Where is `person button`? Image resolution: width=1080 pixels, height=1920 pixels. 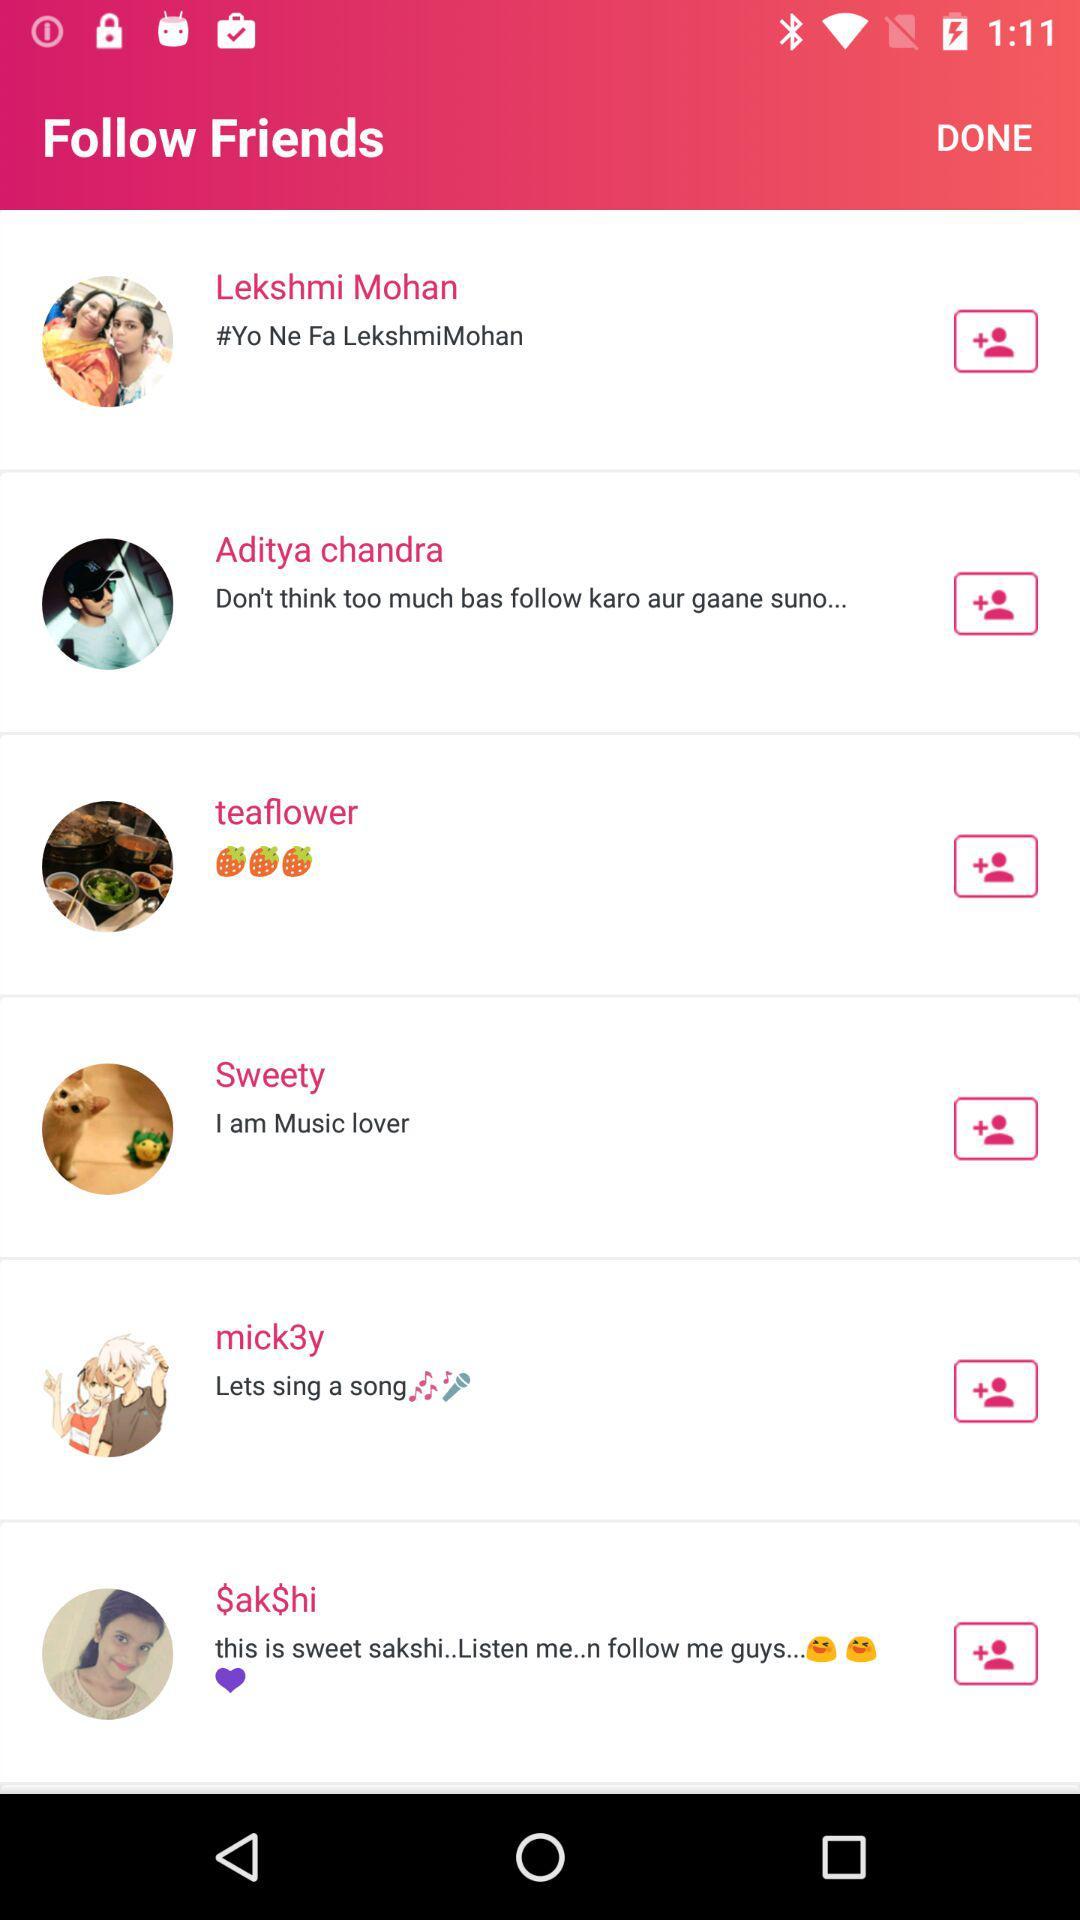 person button is located at coordinates (995, 866).